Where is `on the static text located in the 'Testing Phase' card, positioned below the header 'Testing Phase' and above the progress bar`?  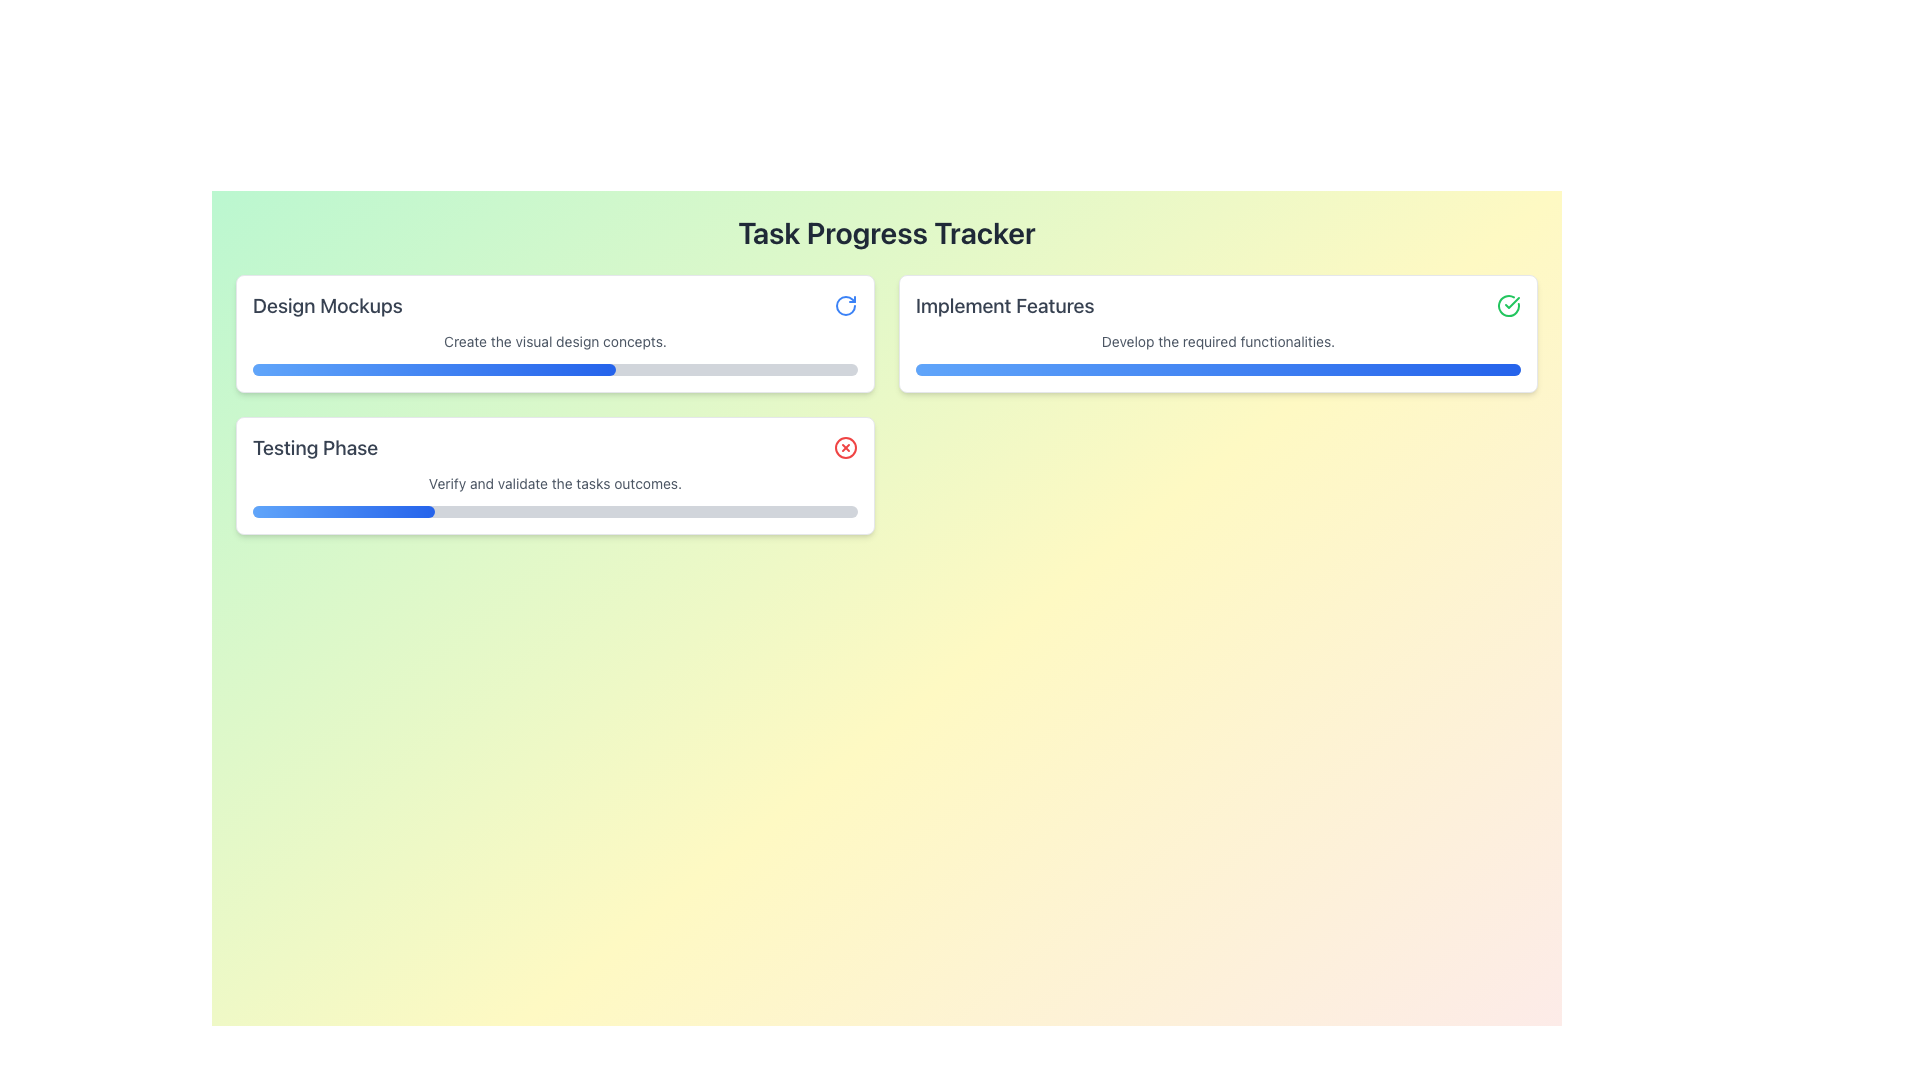
on the static text located in the 'Testing Phase' card, positioned below the header 'Testing Phase' and above the progress bar is located at coordinates (555, 483).